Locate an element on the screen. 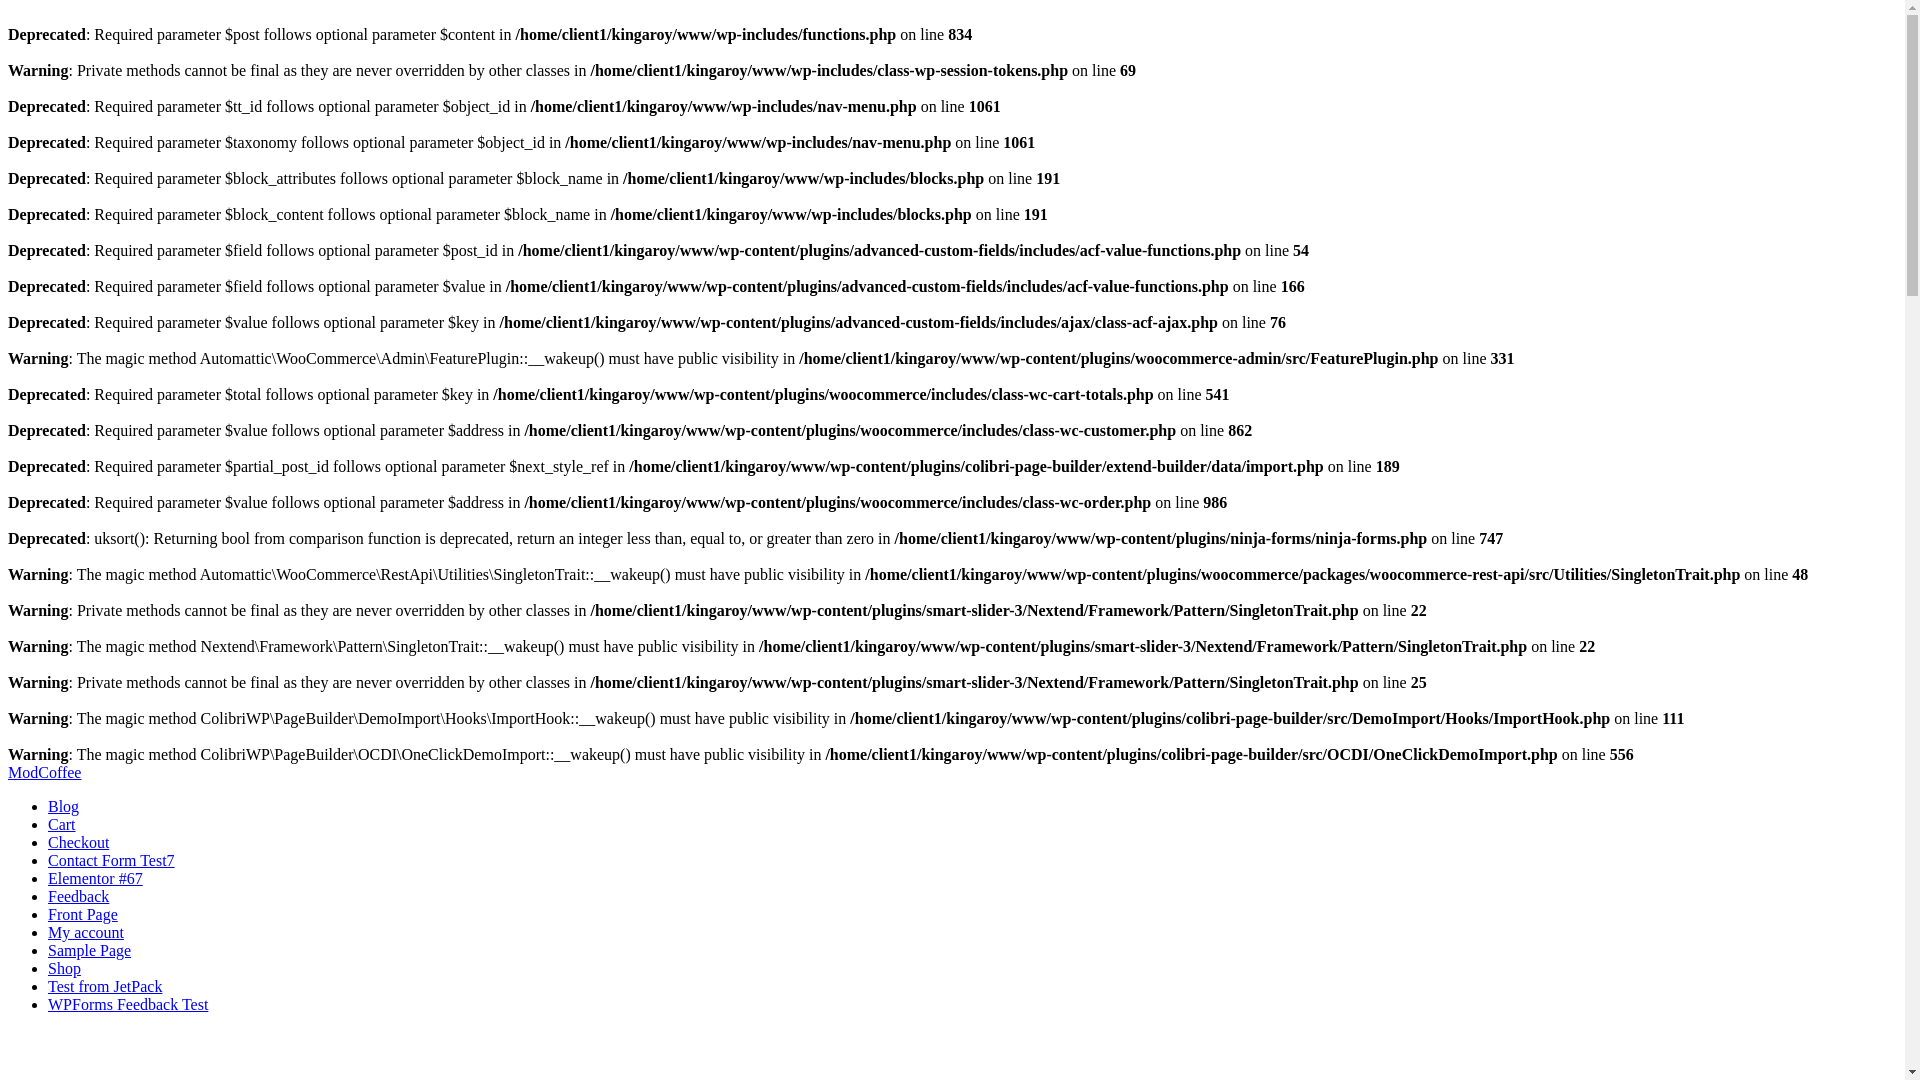  'My account' is located at coordinates (85, 932).